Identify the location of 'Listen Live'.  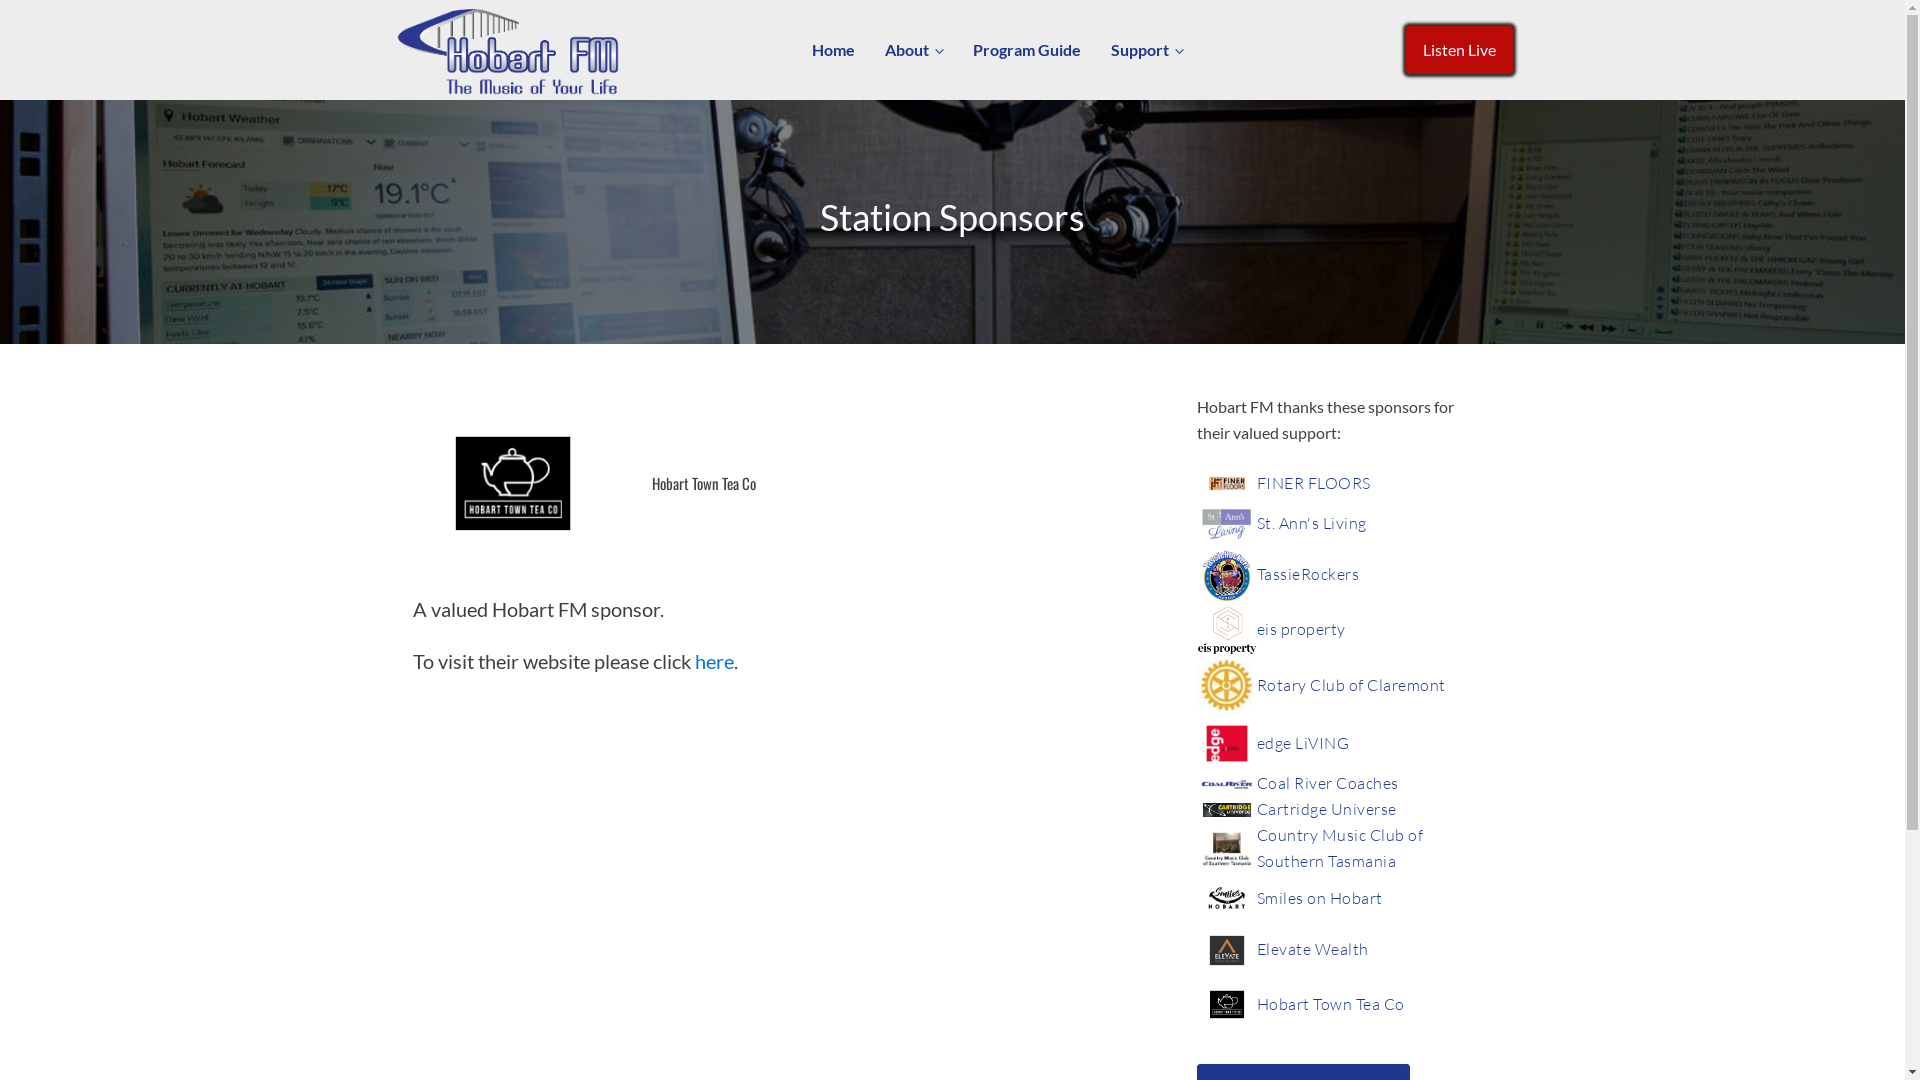
(1459, 49).